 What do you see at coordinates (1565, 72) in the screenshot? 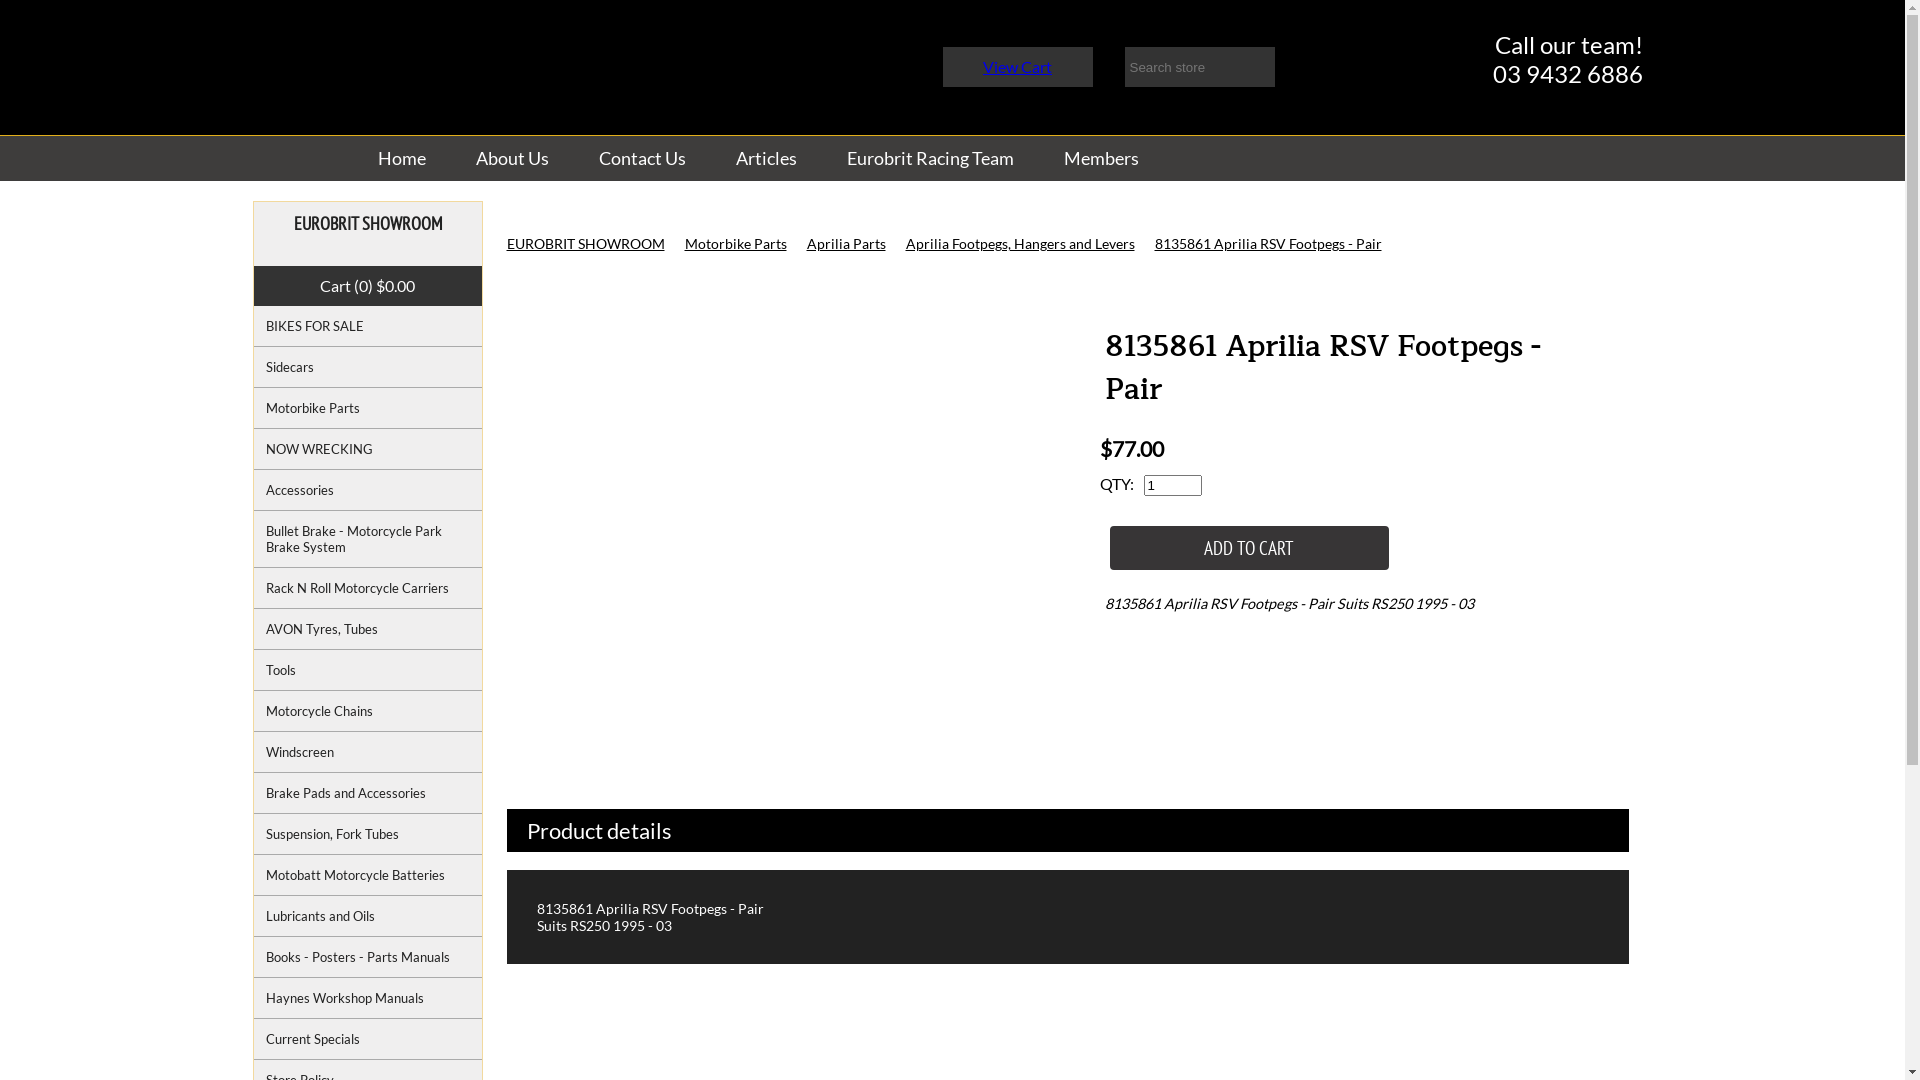
I see `'03 9432 6886'` at bounding box center [1565, 72].